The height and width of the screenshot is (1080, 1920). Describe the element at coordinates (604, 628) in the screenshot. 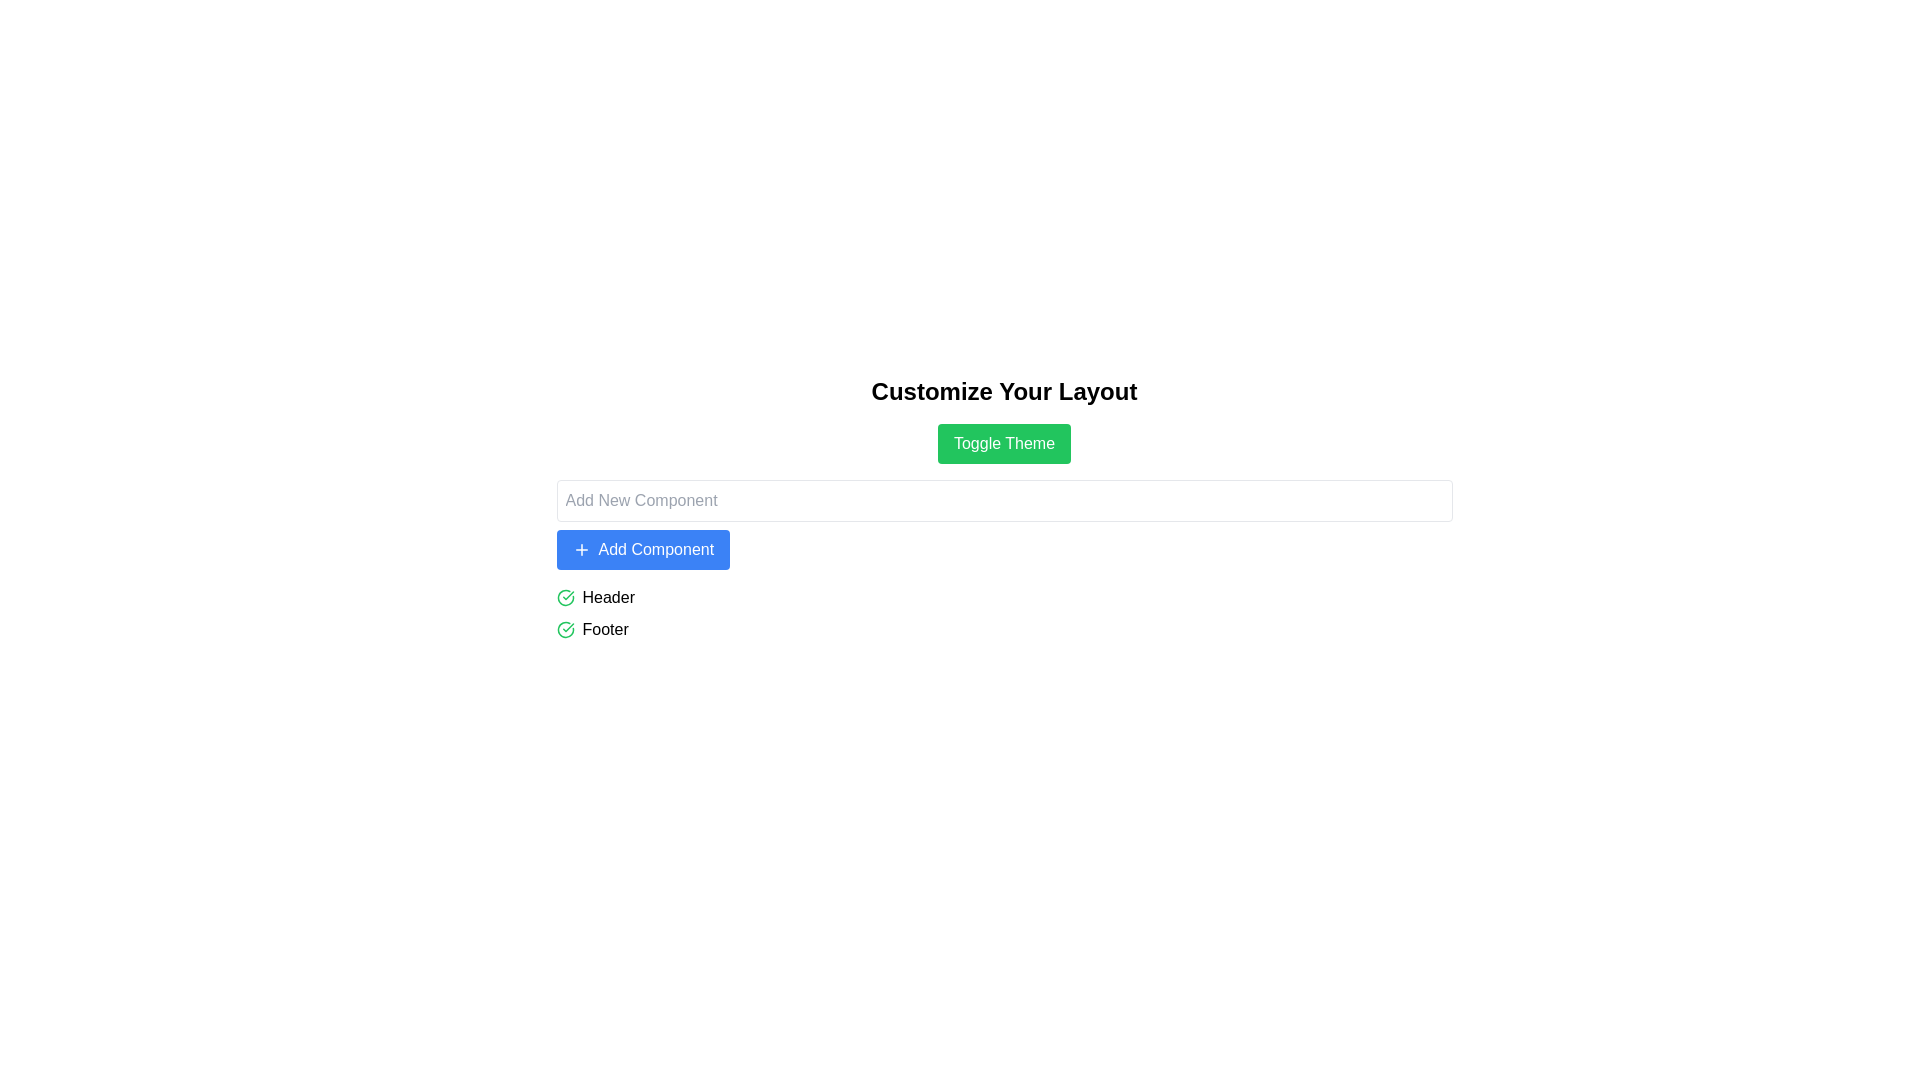

I see `the 'Footer' text label, which is the second item in the vertical list below the 'Header' text and aligned with it, contained within the same box as the green checkmark icon` at that location.